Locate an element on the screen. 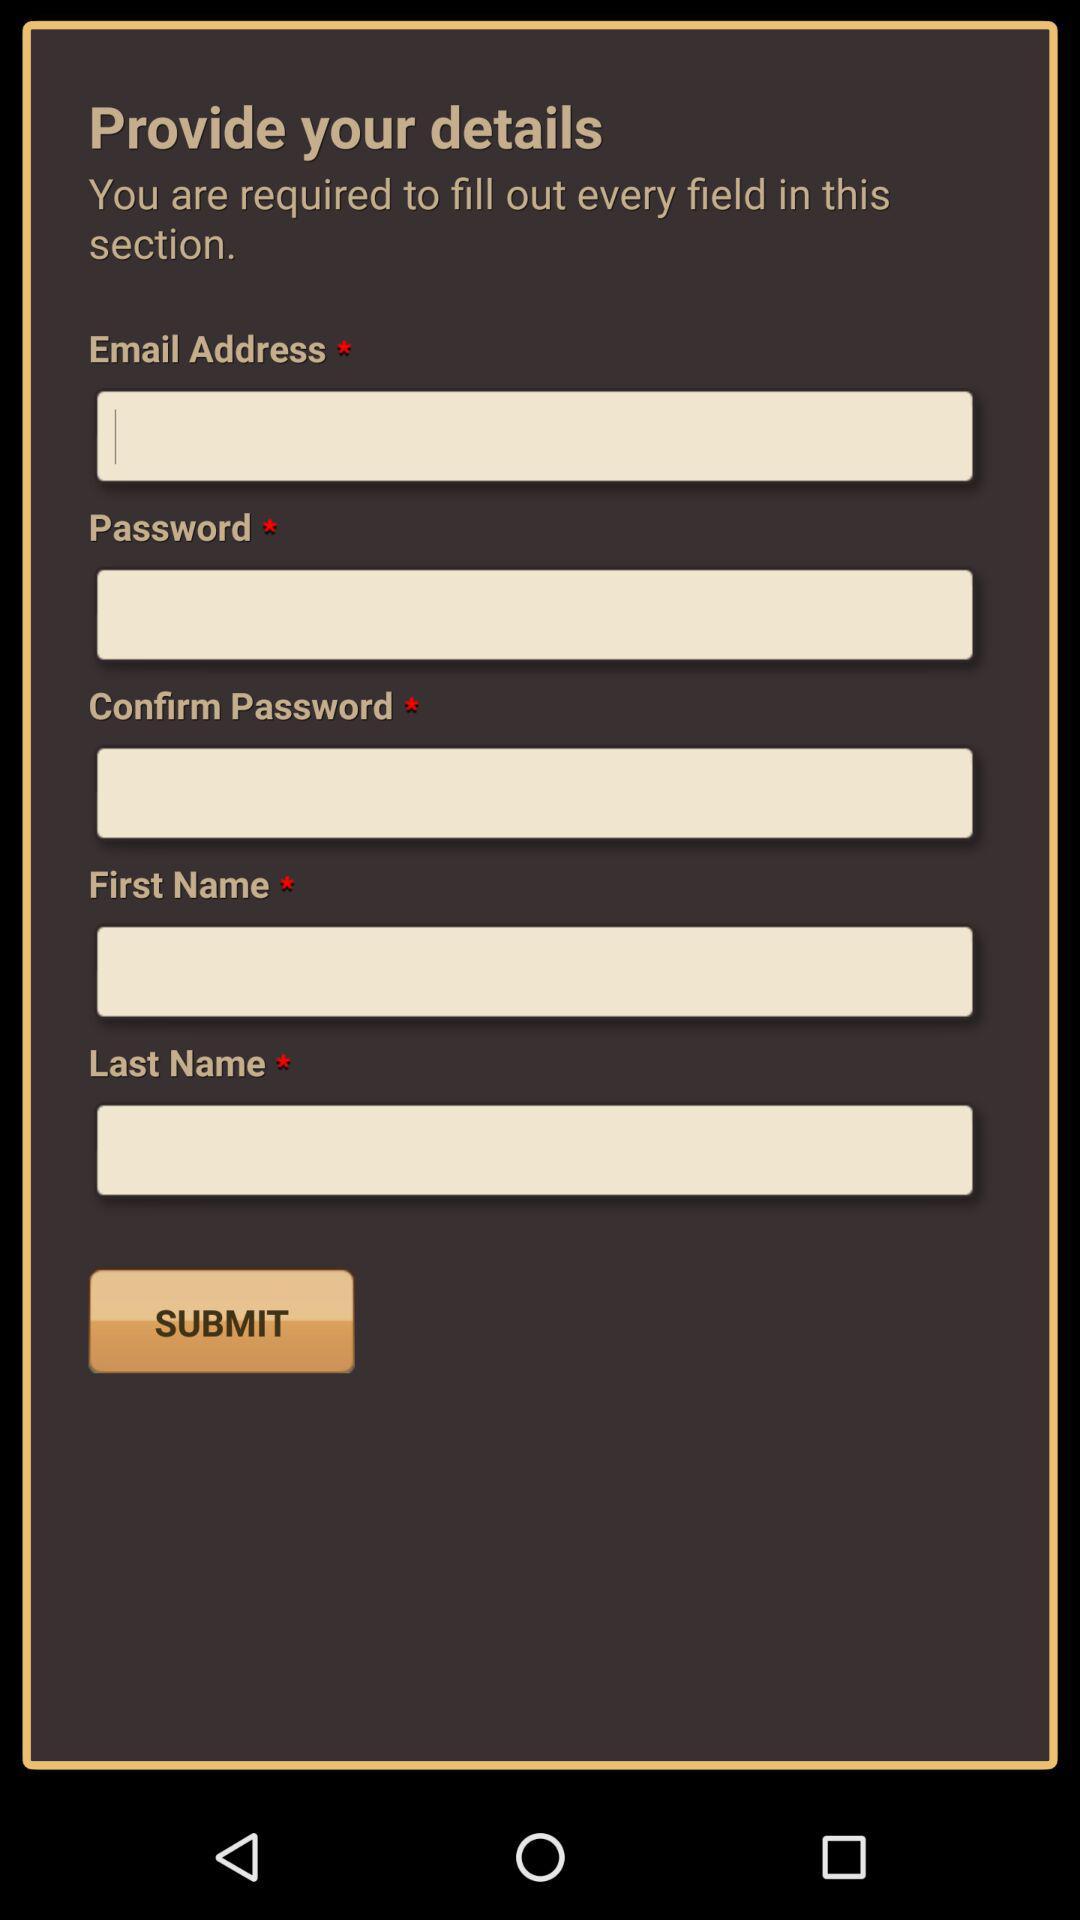  submit at the bottom left corner is located at coordinates (221, 1320).